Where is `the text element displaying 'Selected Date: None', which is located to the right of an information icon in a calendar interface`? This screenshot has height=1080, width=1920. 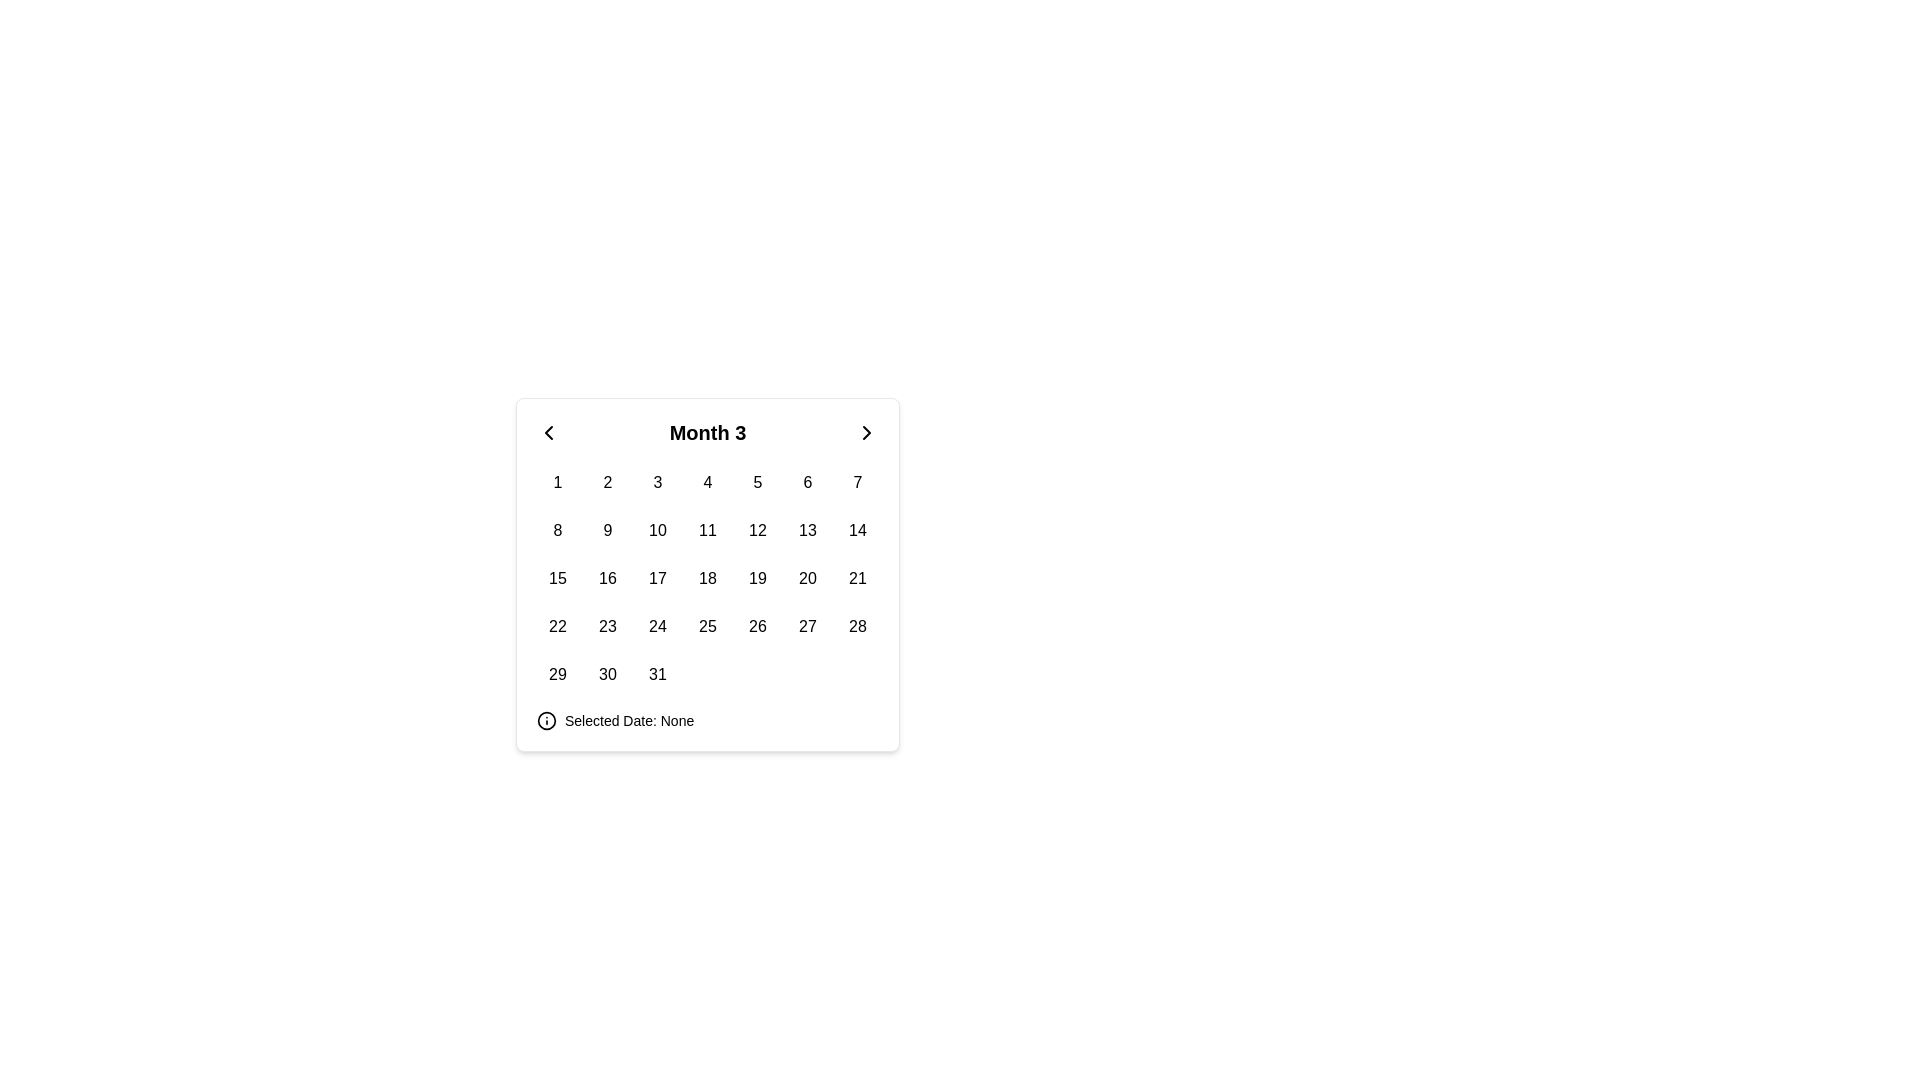
the text element displaying 'Selected Date: None', which is located to the right of an information icon in a calendar interface is located at coordinates (628, 721).